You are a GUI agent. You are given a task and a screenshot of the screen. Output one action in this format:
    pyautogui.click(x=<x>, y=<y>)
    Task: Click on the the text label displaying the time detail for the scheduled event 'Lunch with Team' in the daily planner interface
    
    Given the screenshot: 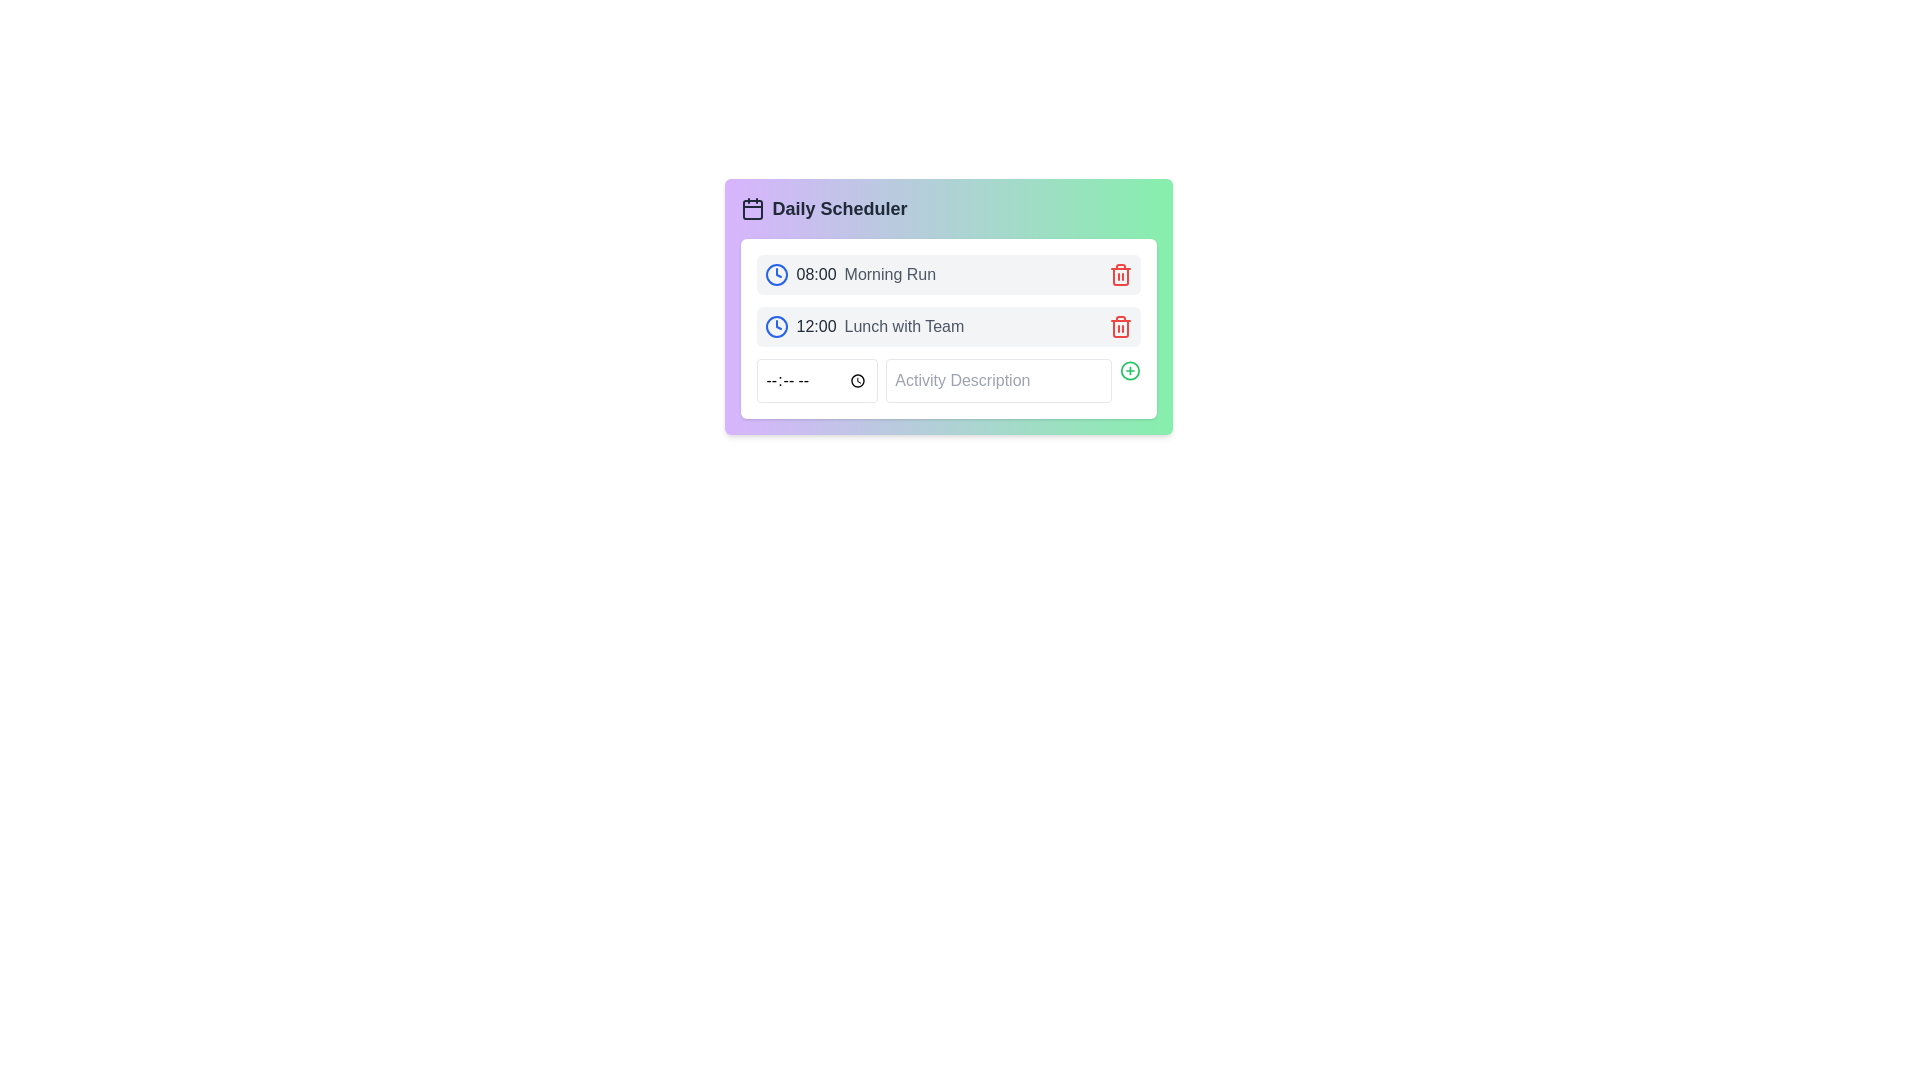 What is the action you would take?
    pyautogui.click(x=816, y=326)
    